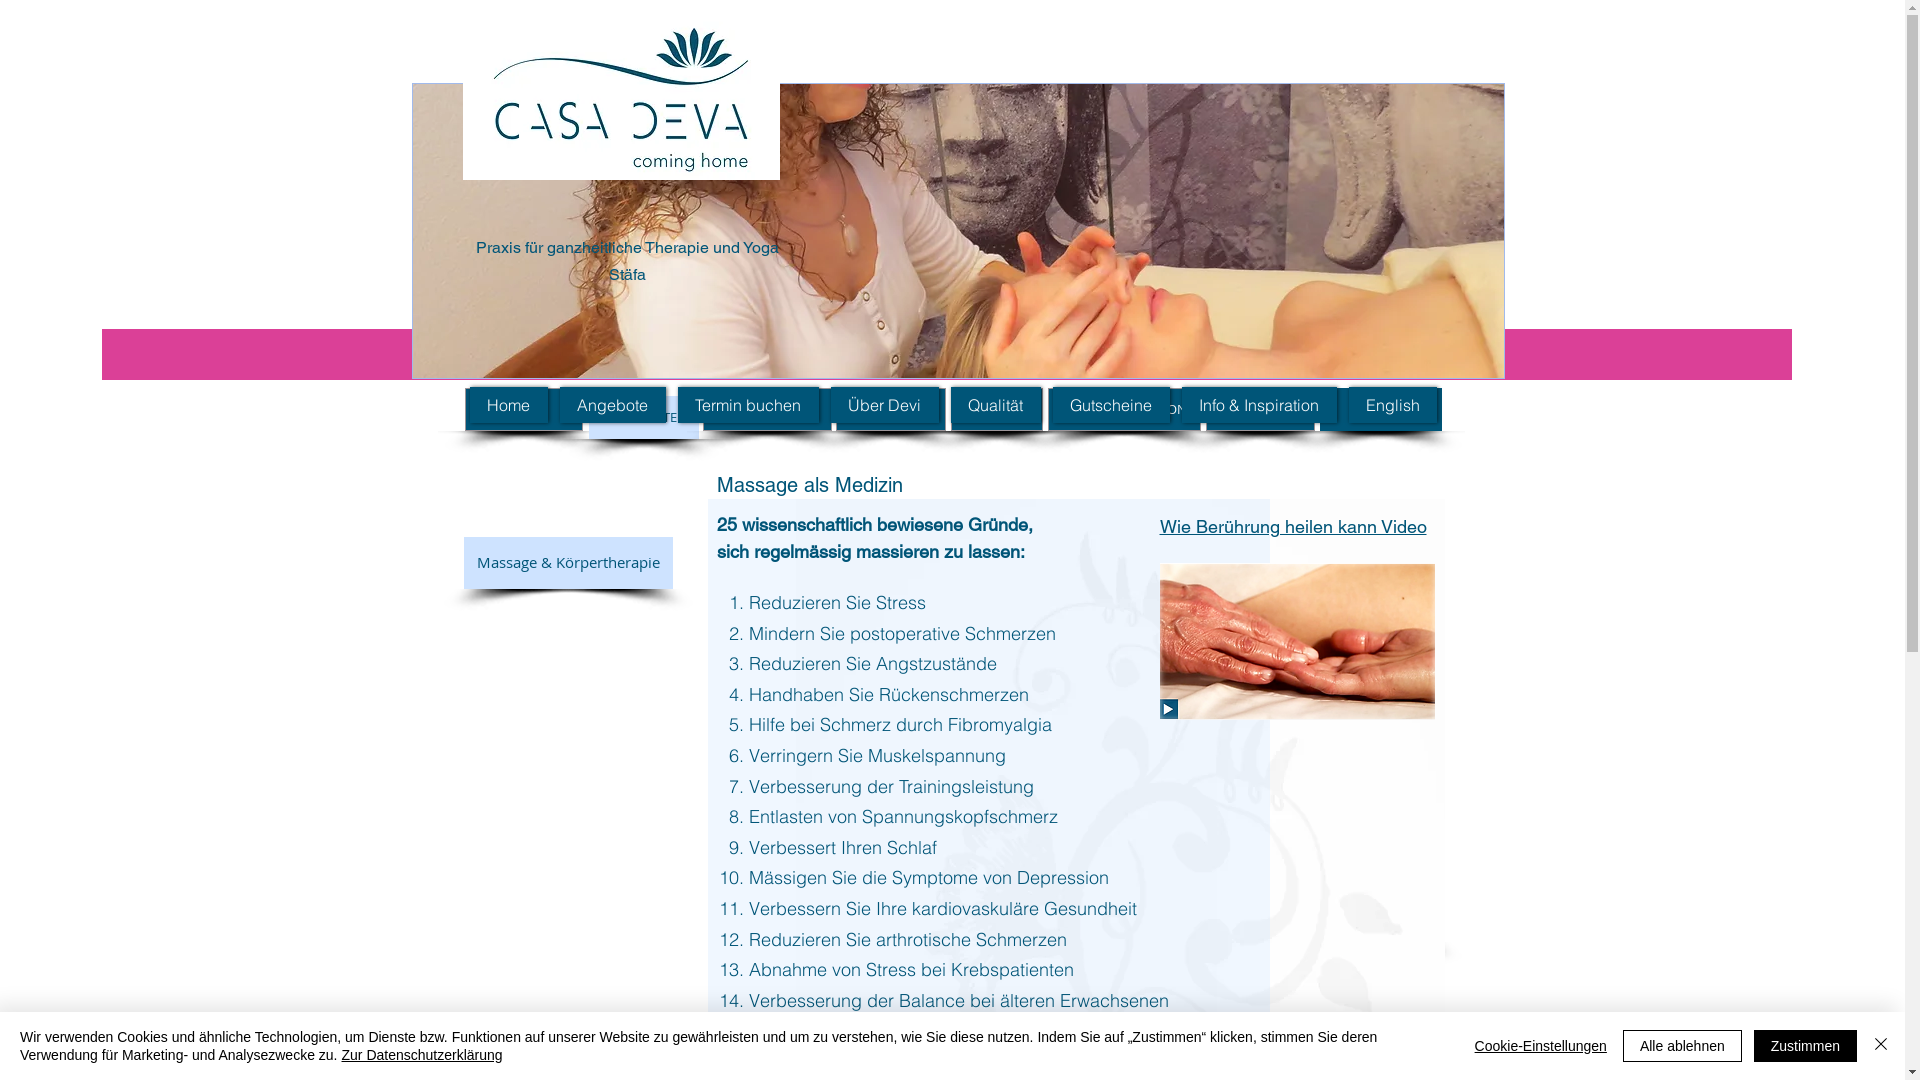  What do you see at coordinates (1752, 1044) in the screenshot?
I see `'Zustimmen'` at bounding box center [1752, 1044].